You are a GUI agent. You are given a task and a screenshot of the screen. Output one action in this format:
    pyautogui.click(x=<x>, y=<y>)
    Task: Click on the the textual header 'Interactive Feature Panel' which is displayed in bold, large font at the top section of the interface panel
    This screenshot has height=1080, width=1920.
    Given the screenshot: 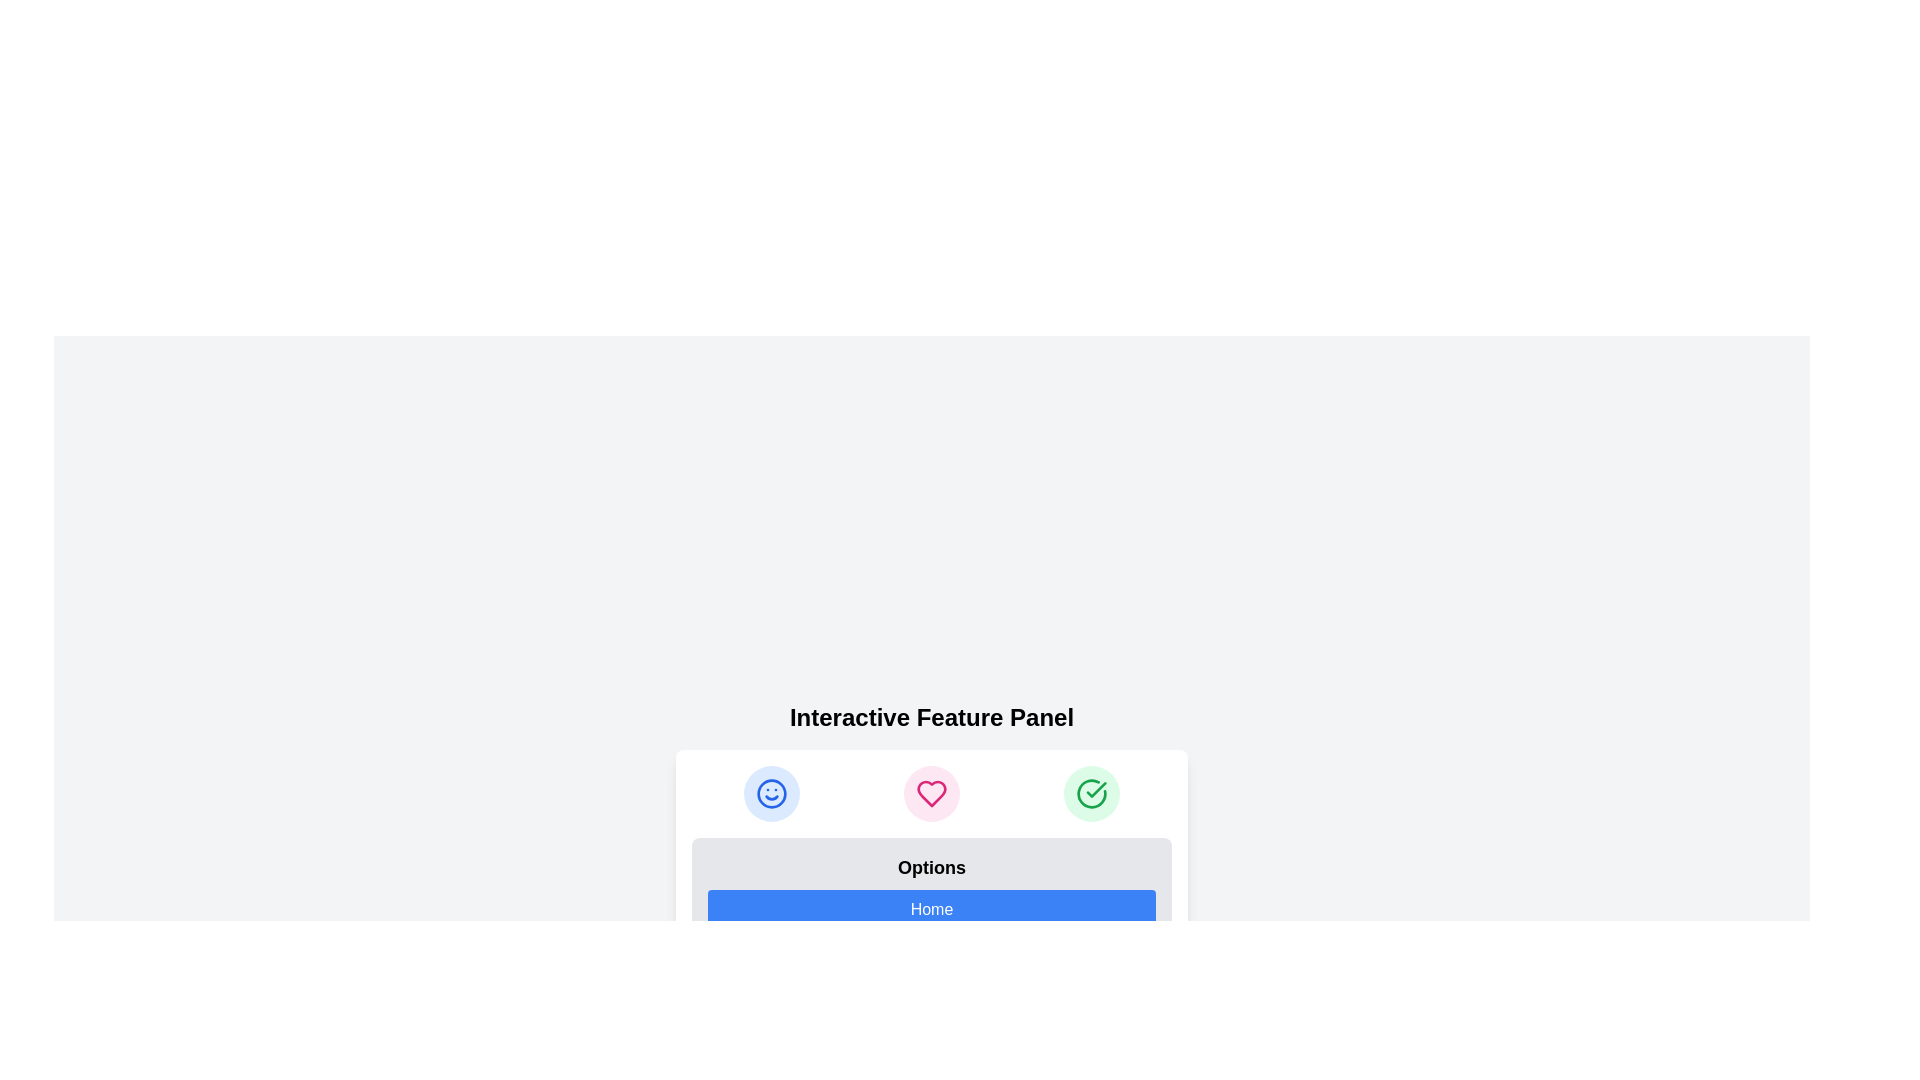 What is the action you would take?
    pyautogui.click(x=930, y=716)
    